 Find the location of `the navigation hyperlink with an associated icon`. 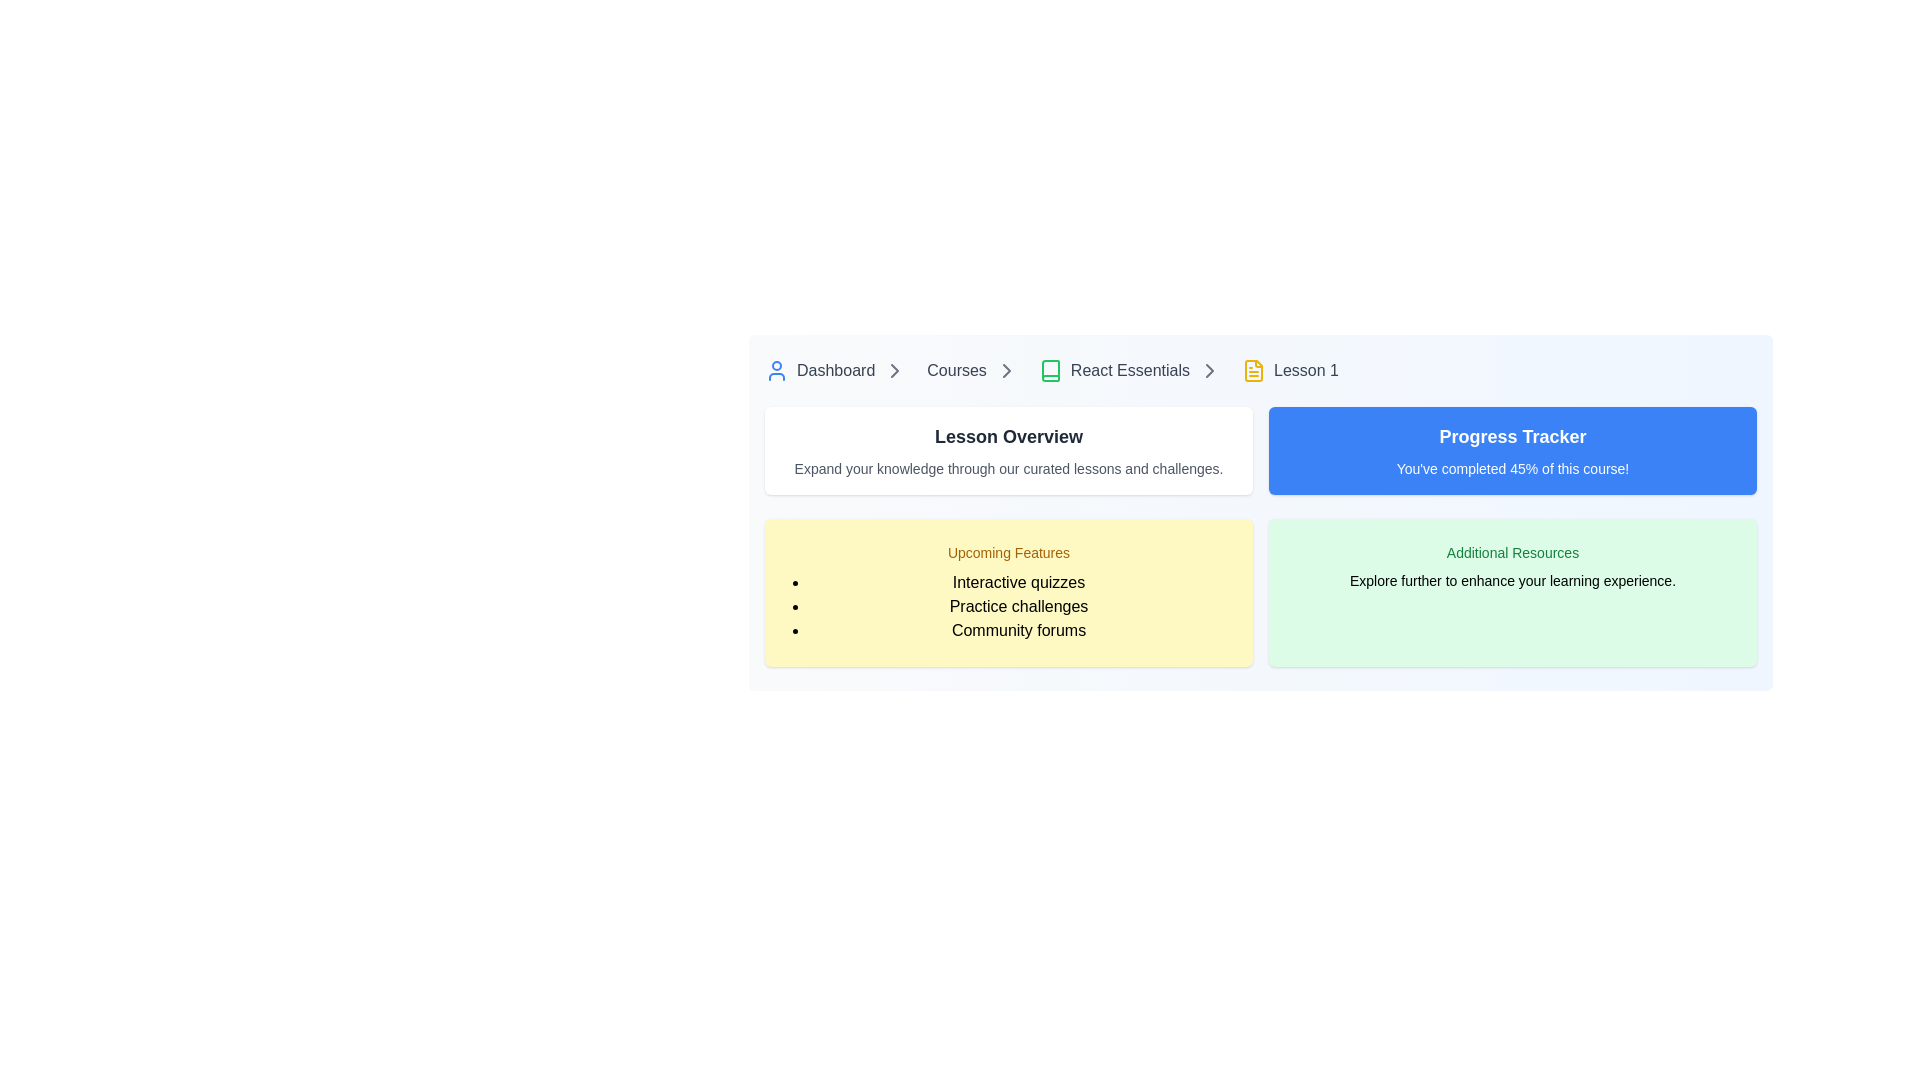

the navigation hyperlink with an associated icon is located at coordinates (820, 370).